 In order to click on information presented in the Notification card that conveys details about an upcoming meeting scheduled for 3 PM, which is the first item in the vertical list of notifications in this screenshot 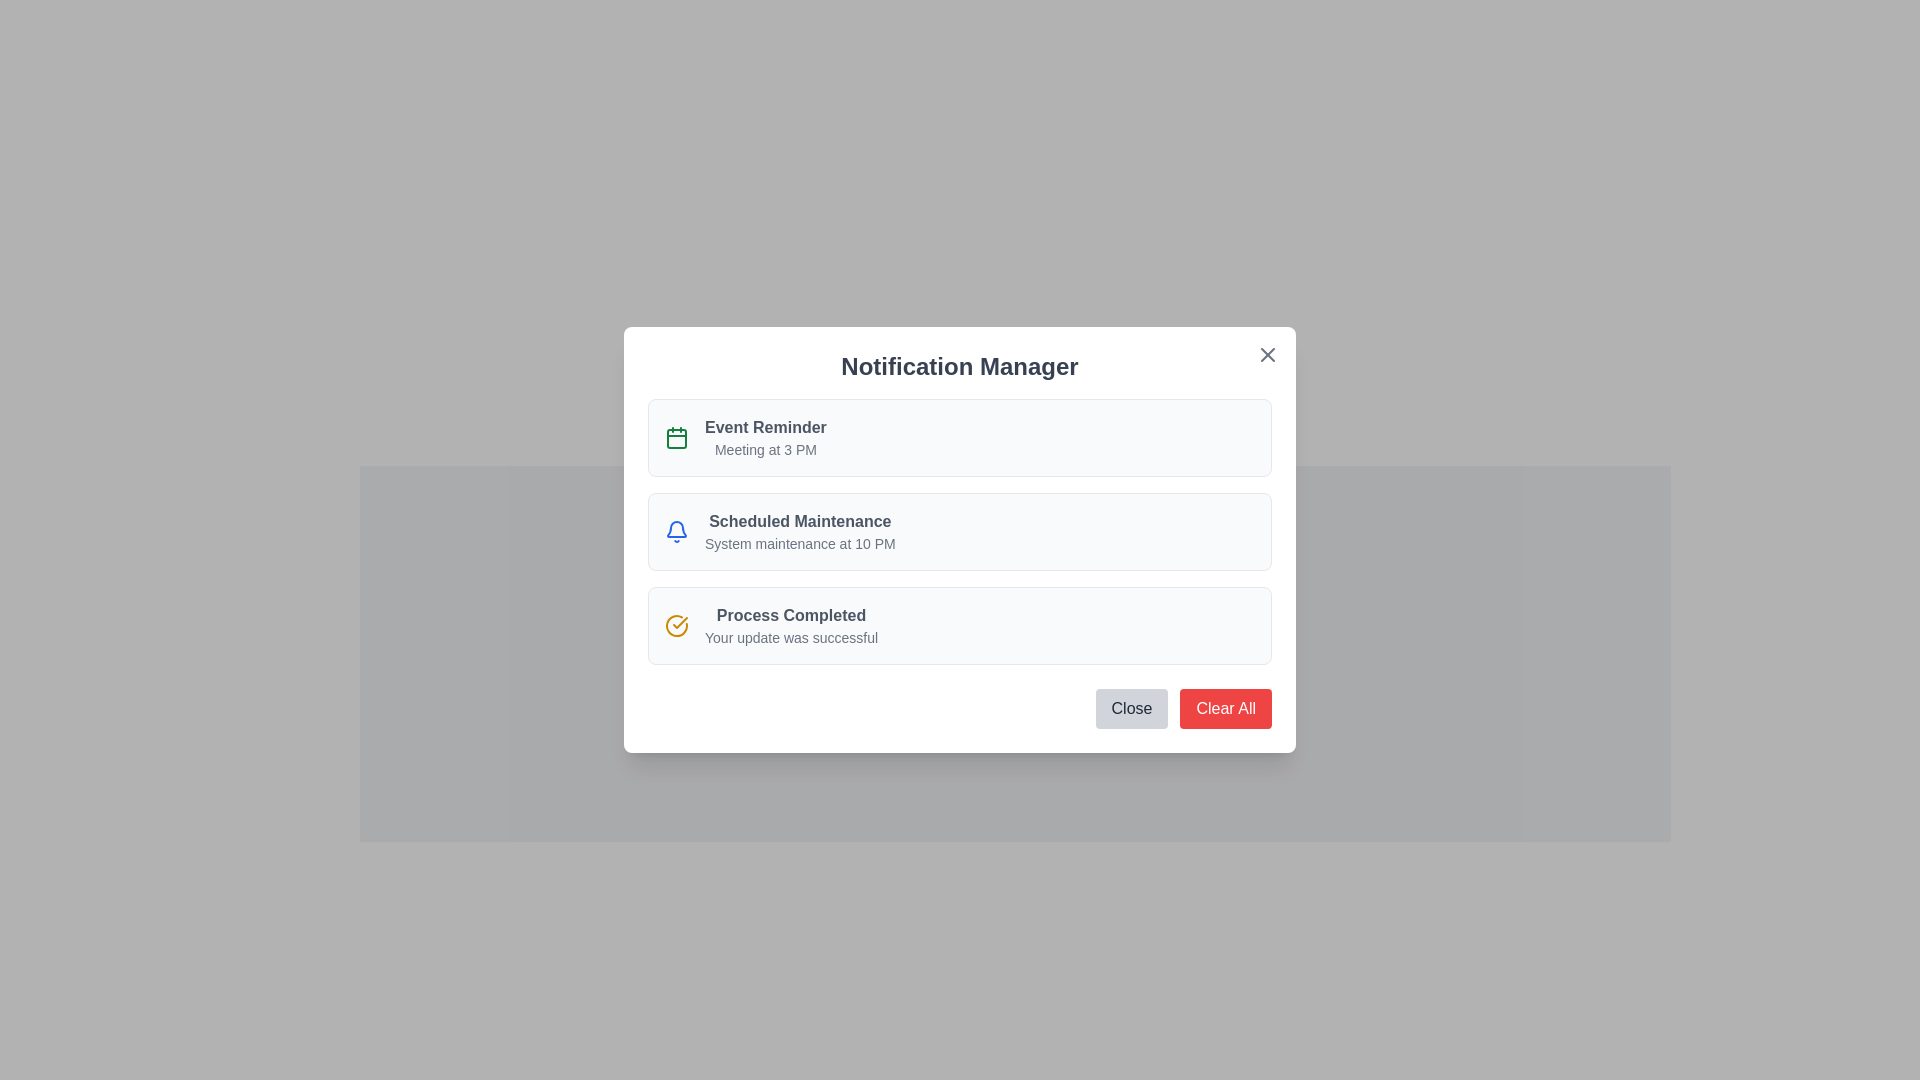, I will do `click(960, 437)`.